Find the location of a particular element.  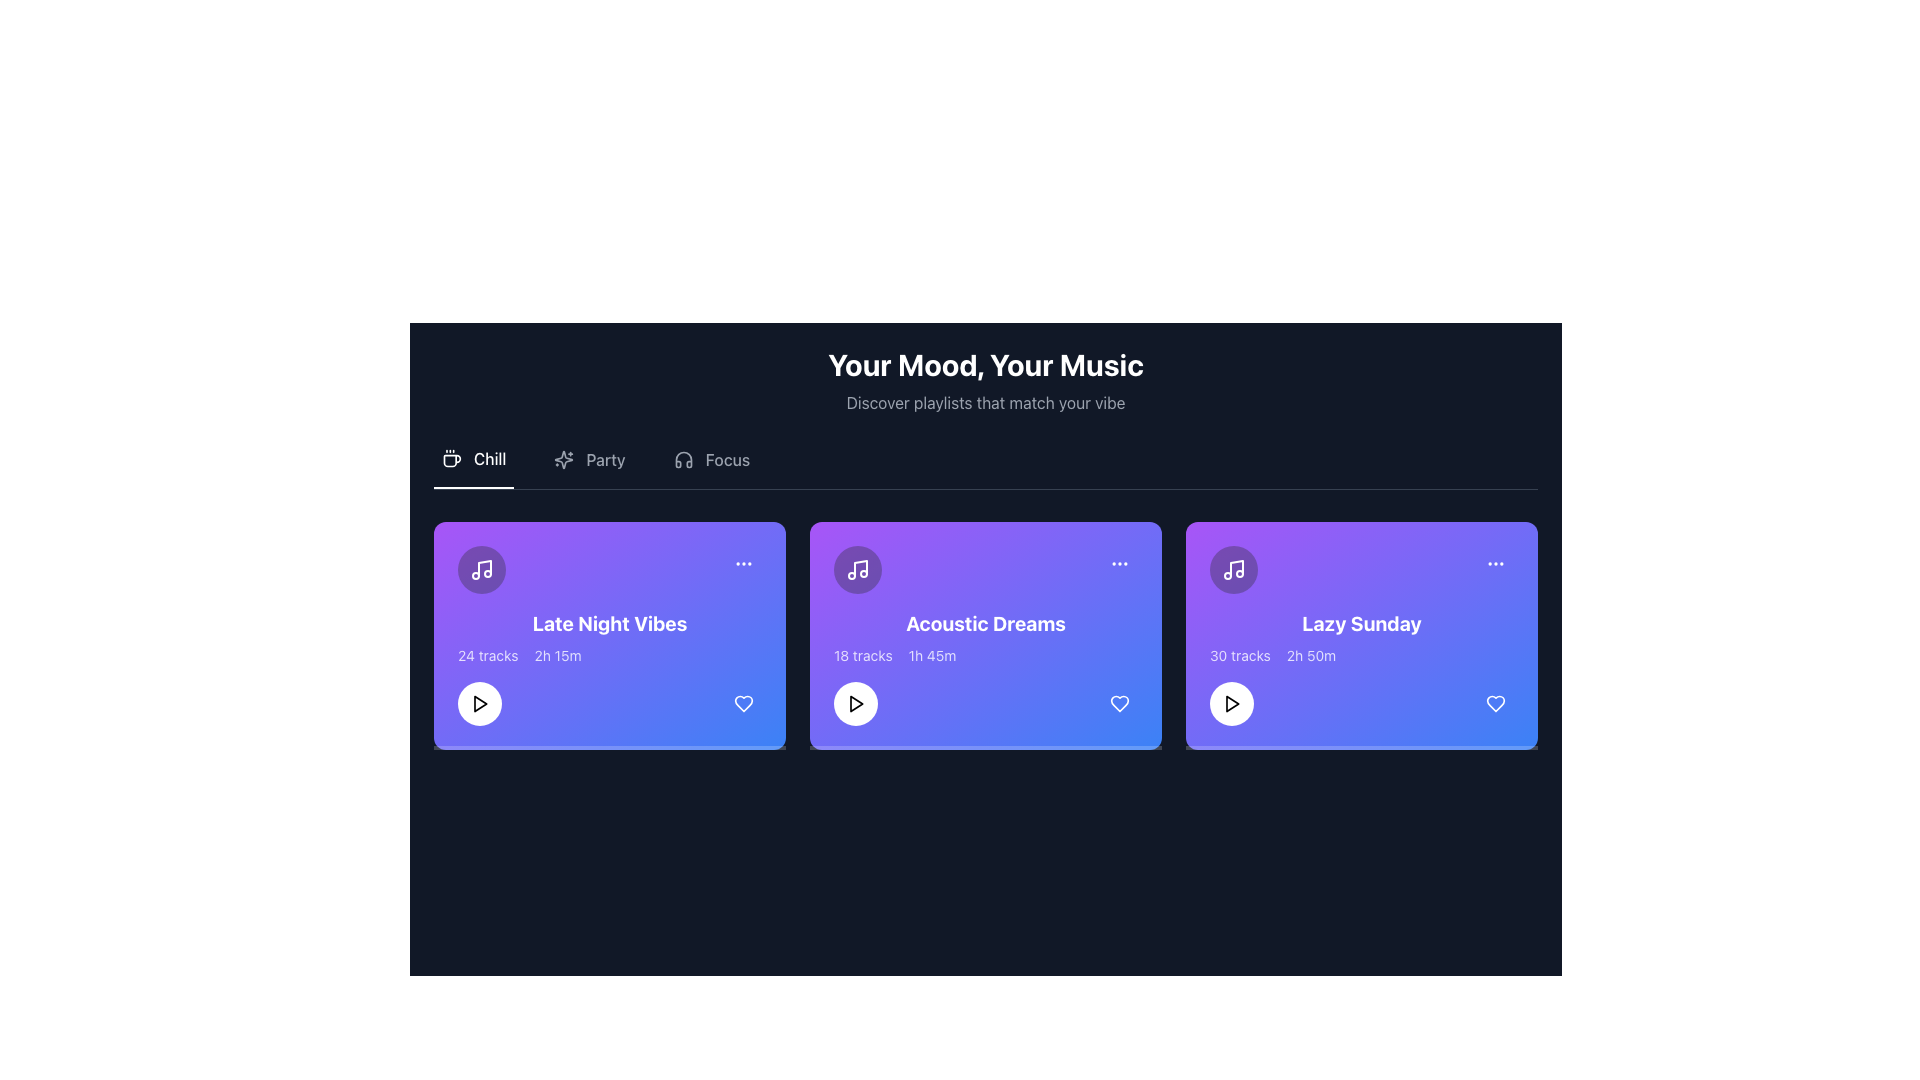

the decorative 'Party' theme icon located in the top navigation bar, between the 'Chill' and 'Focus' icons is located at coordinates (563, 459).